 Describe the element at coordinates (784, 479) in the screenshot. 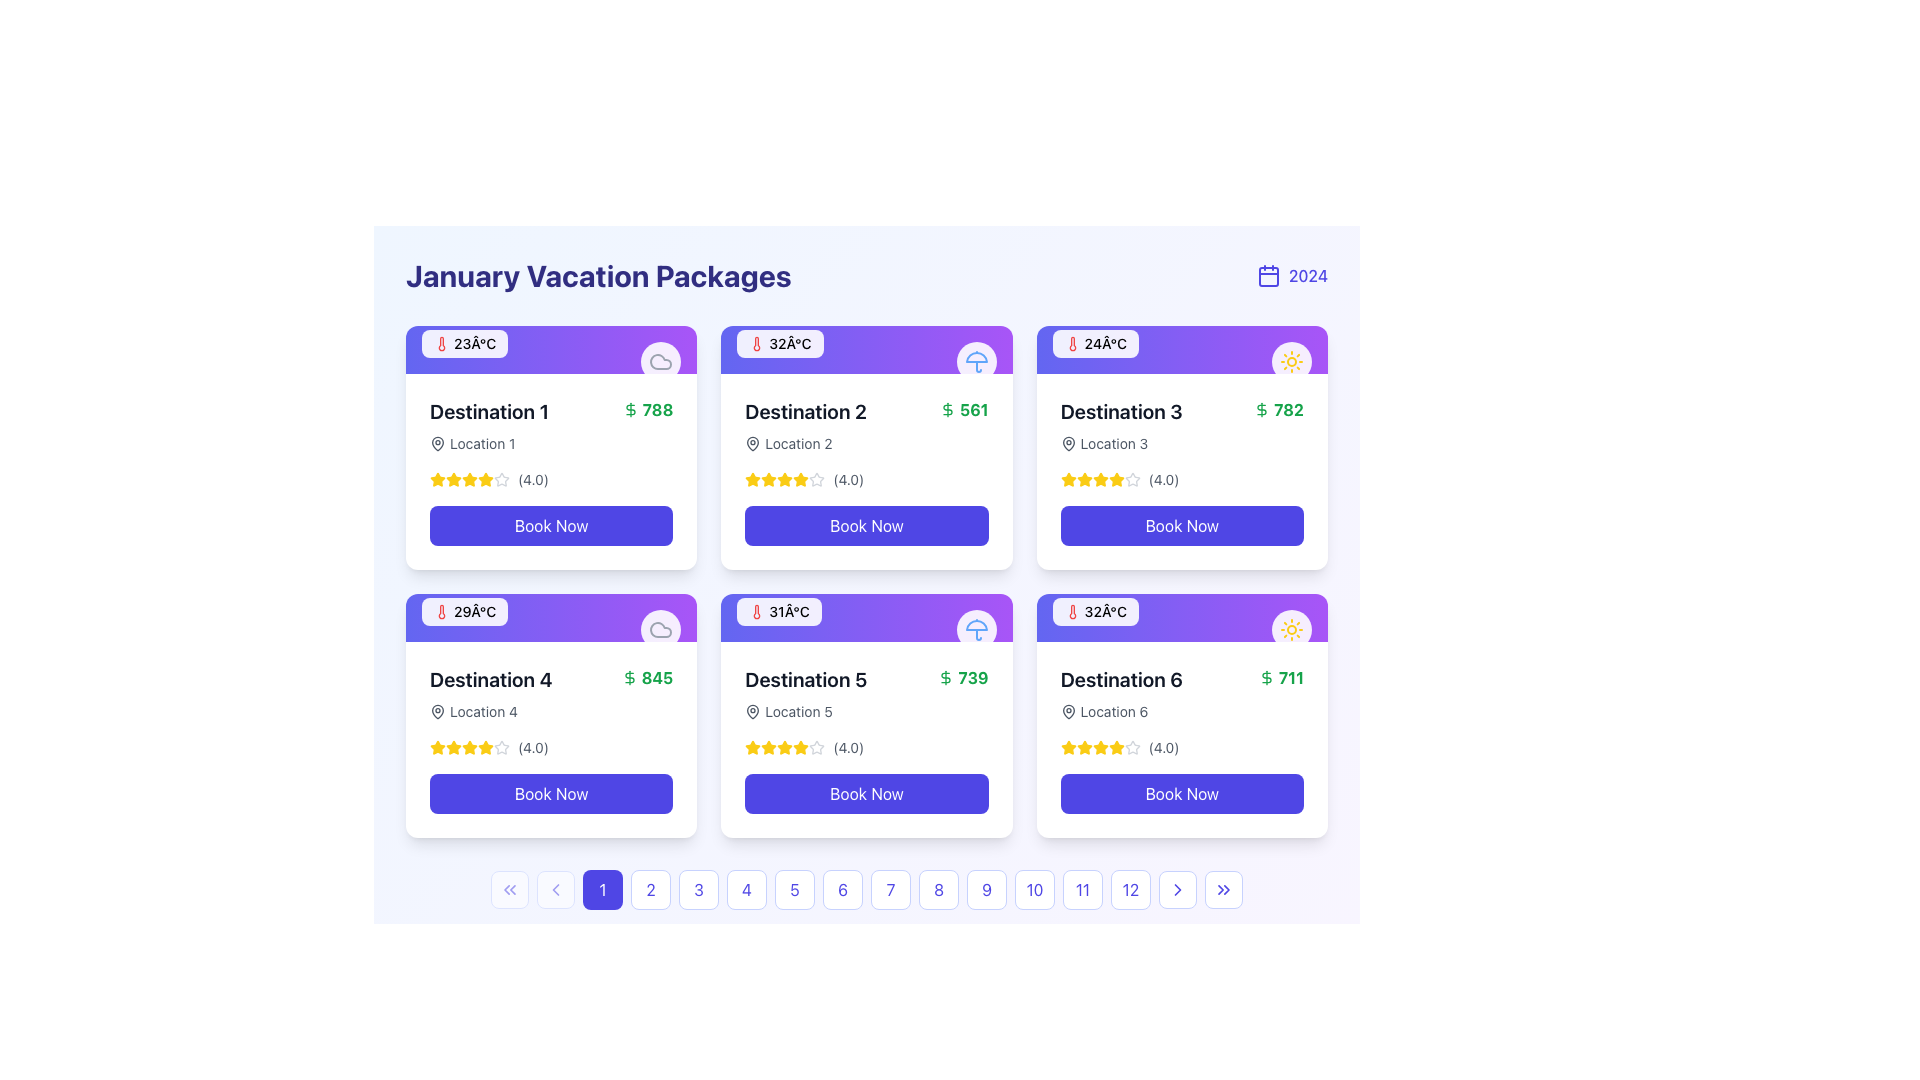

I see `the star icon representing the rating for 'Destination 2' located in the second column of the first row of the grid layout` at that location.